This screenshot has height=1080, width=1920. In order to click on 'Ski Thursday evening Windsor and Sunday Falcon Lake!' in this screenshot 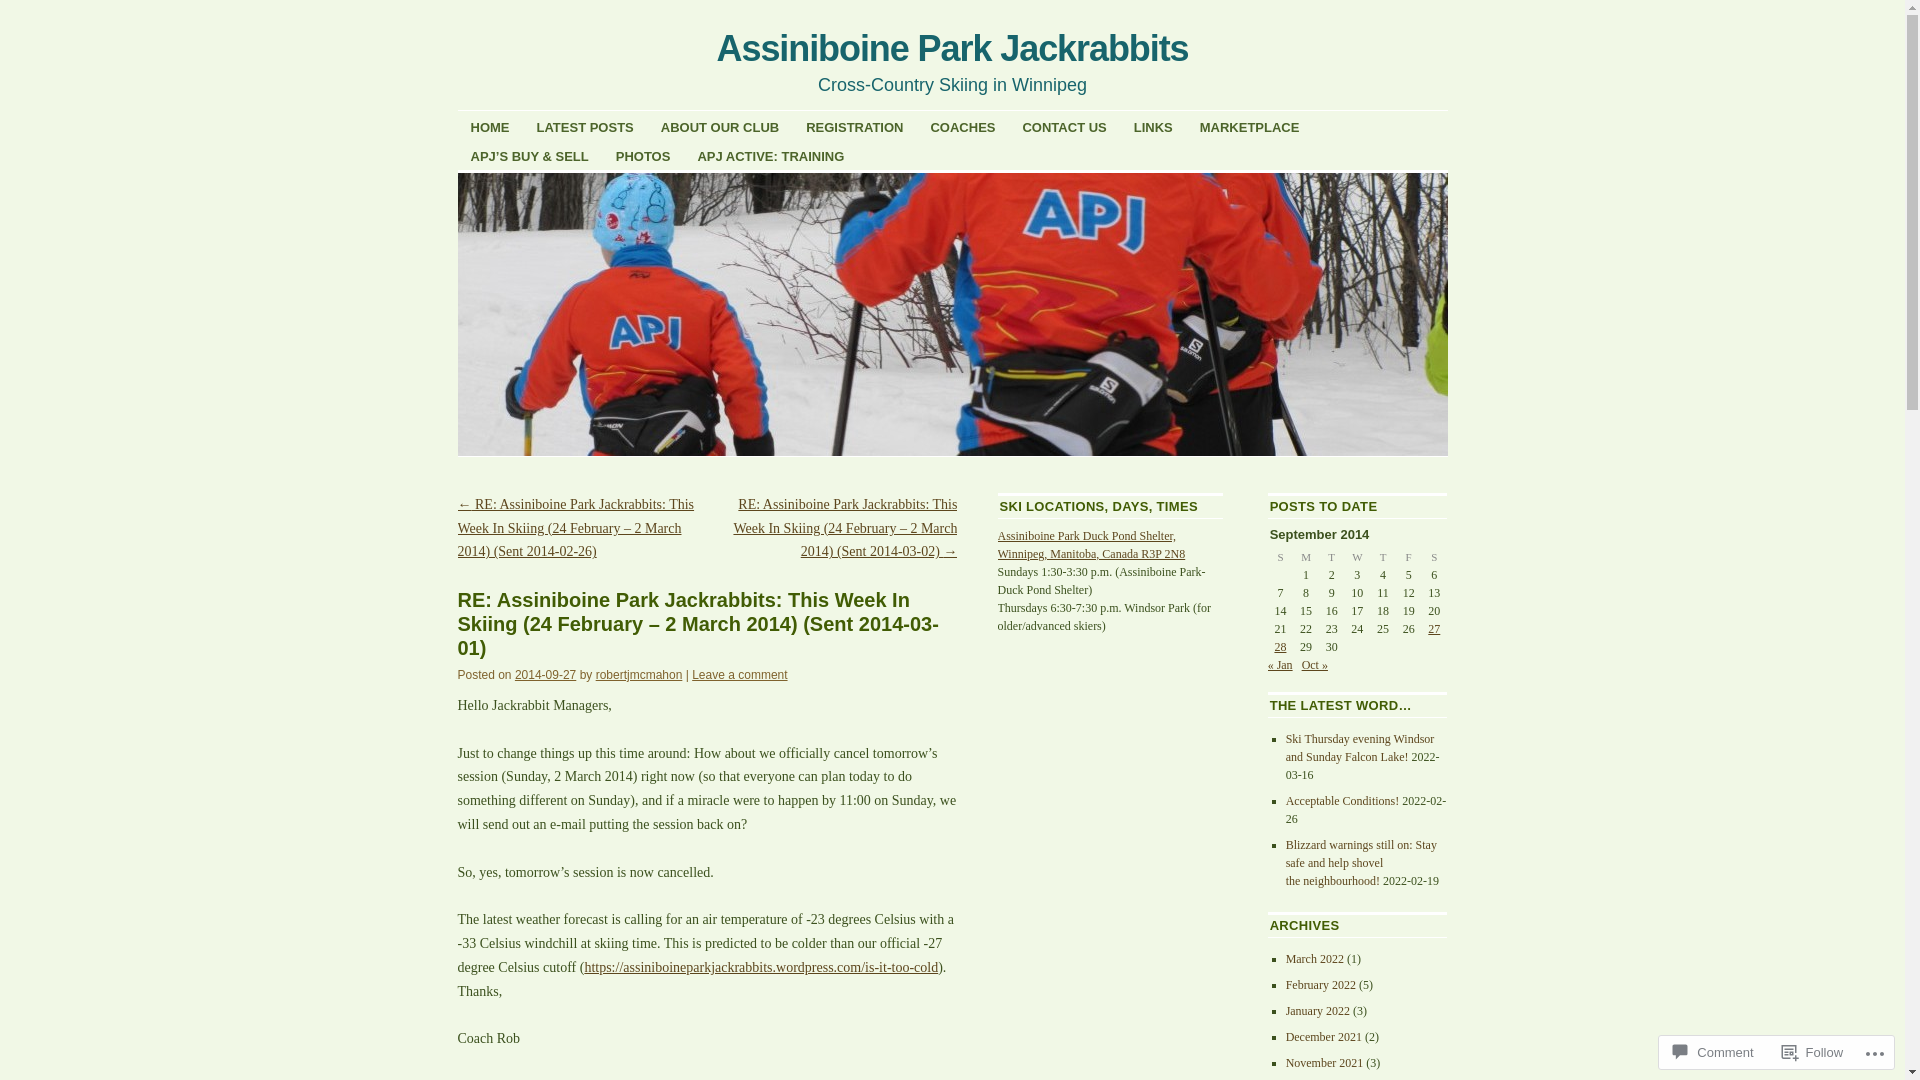, I will do `click(1360, 748)`.